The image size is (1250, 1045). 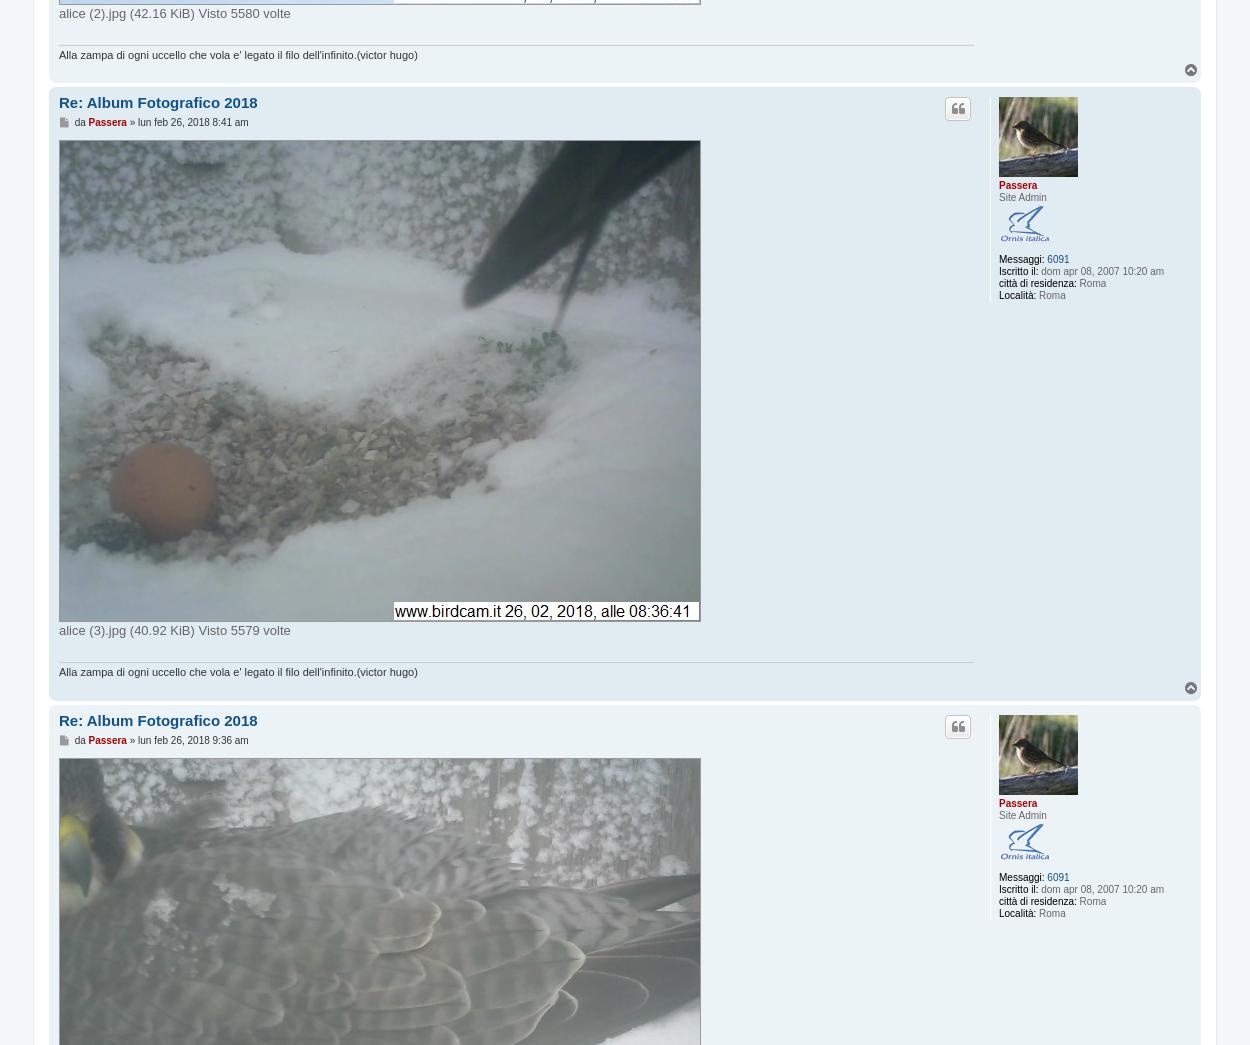 I want to click on 'lun feb 26, 2018 8:41 am', so click(x=192, y=121).